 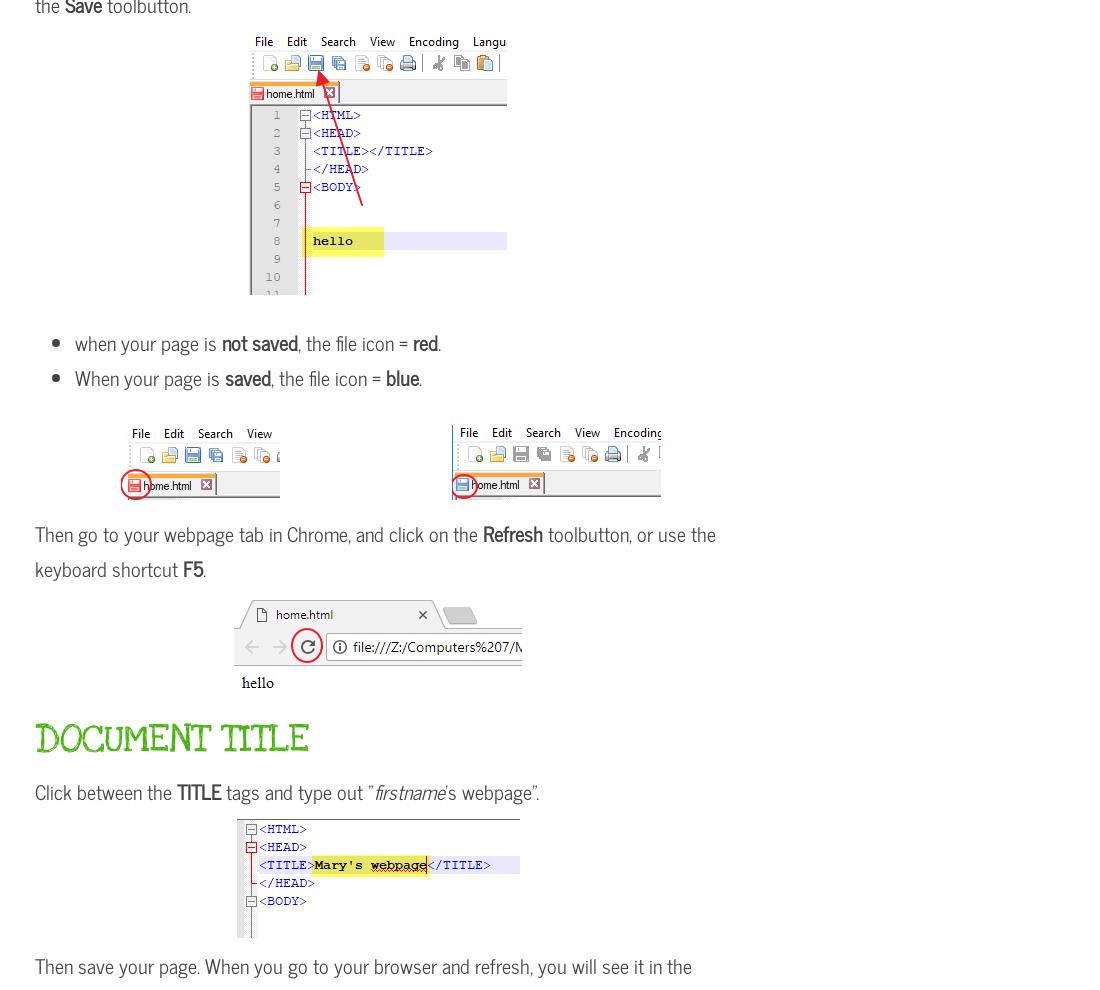 I want to click on ', the file icon =', so click(x=355, y=341).